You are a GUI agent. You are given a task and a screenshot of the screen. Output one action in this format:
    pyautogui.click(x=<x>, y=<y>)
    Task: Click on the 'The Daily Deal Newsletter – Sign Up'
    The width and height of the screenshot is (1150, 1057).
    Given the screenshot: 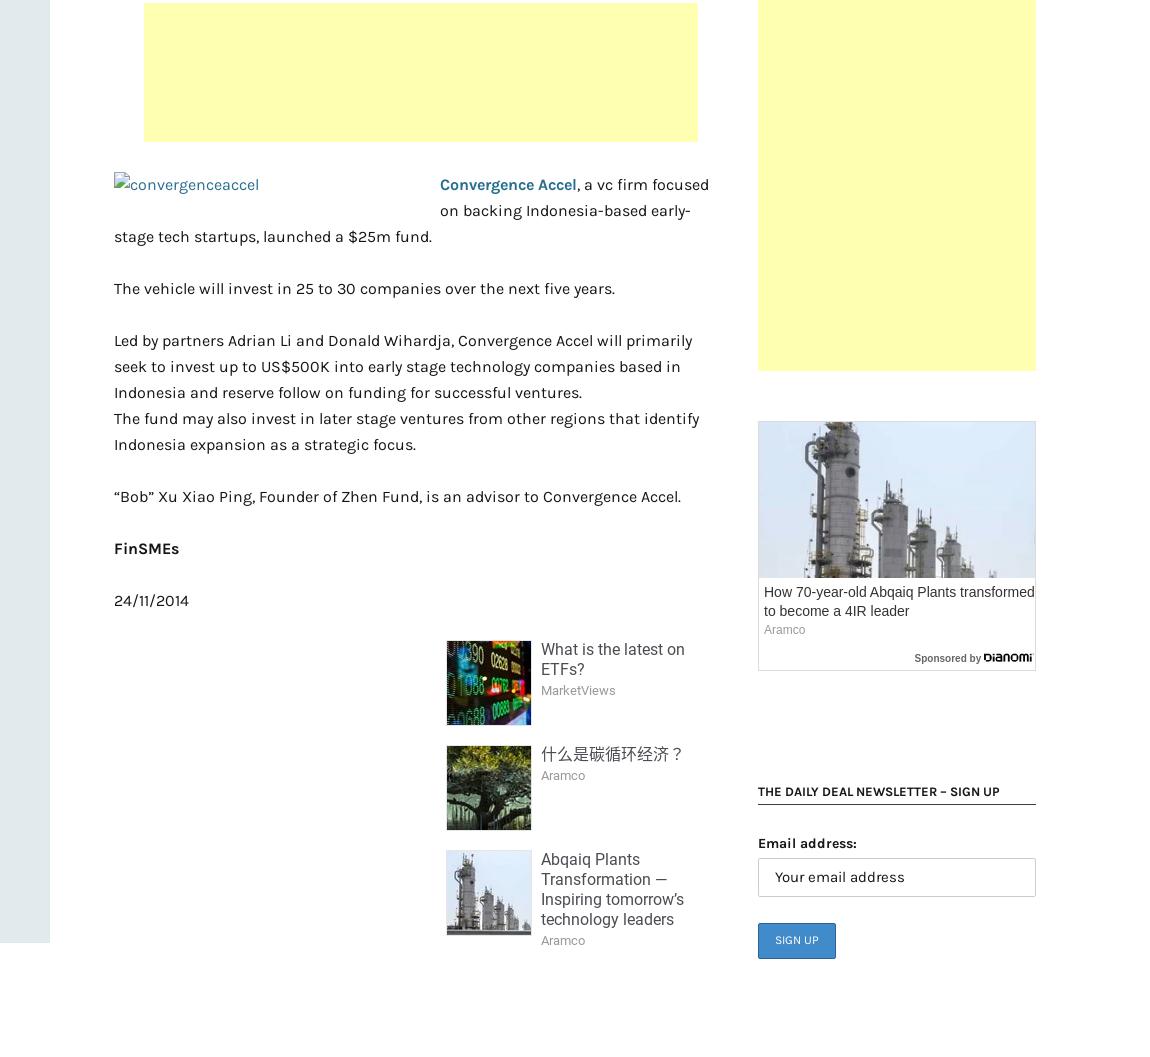 What is the action you would take?
    pyautogui.click(x=878, y=791)
    